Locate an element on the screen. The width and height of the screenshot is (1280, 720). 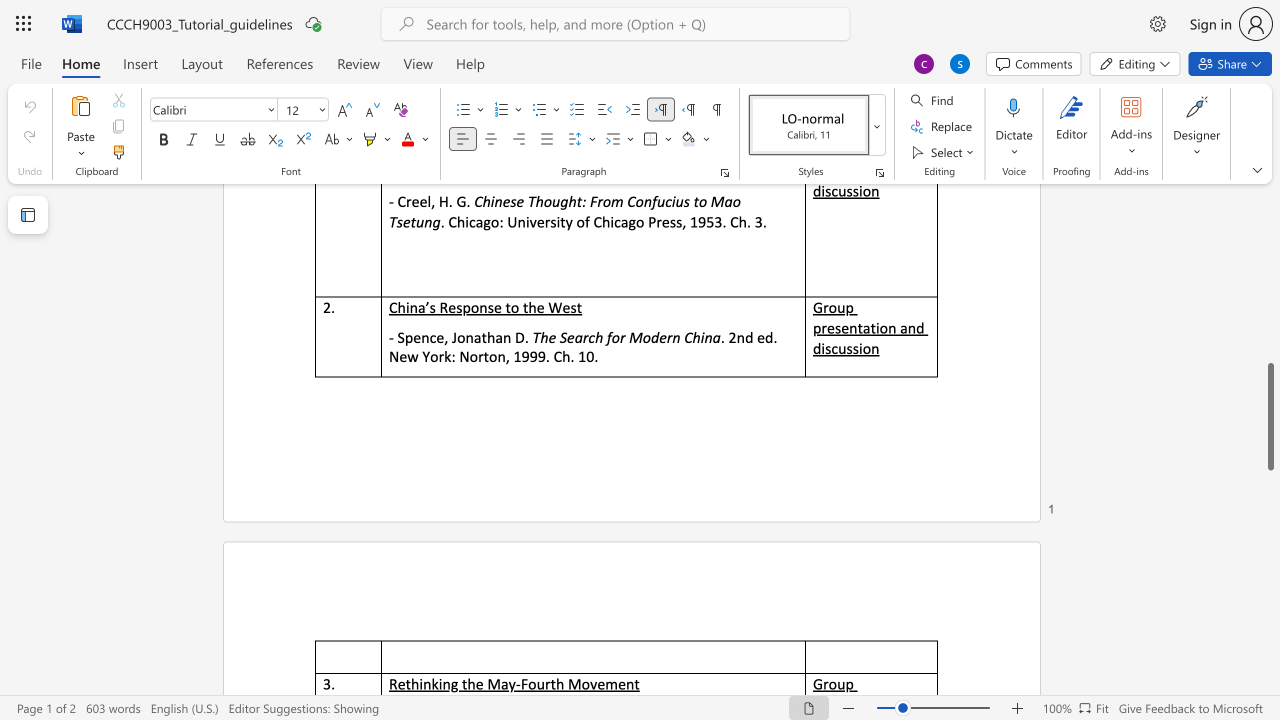
the scrollbar to slide the page up is located at coordinates (1269, 238).